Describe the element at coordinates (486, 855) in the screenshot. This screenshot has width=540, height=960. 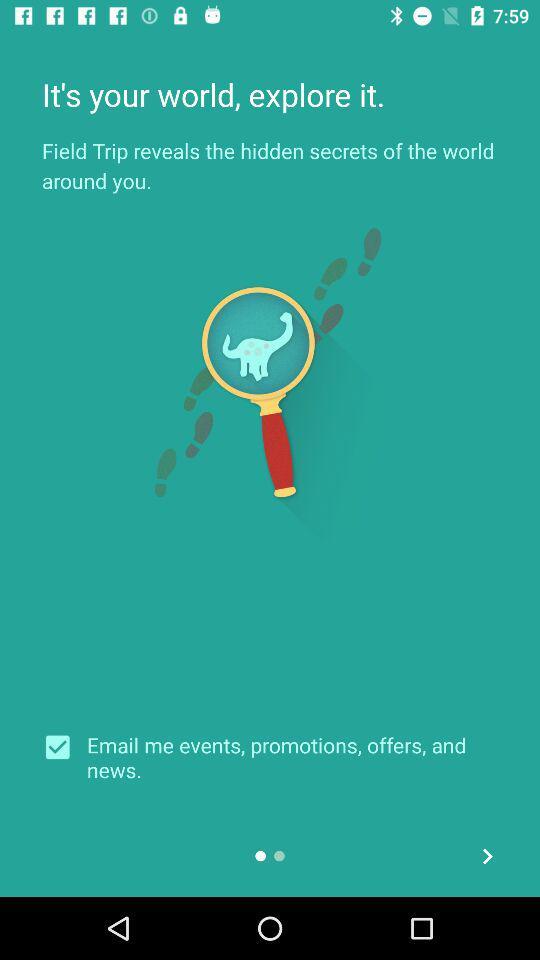
I see `icon at the bottom right corner` at that location.